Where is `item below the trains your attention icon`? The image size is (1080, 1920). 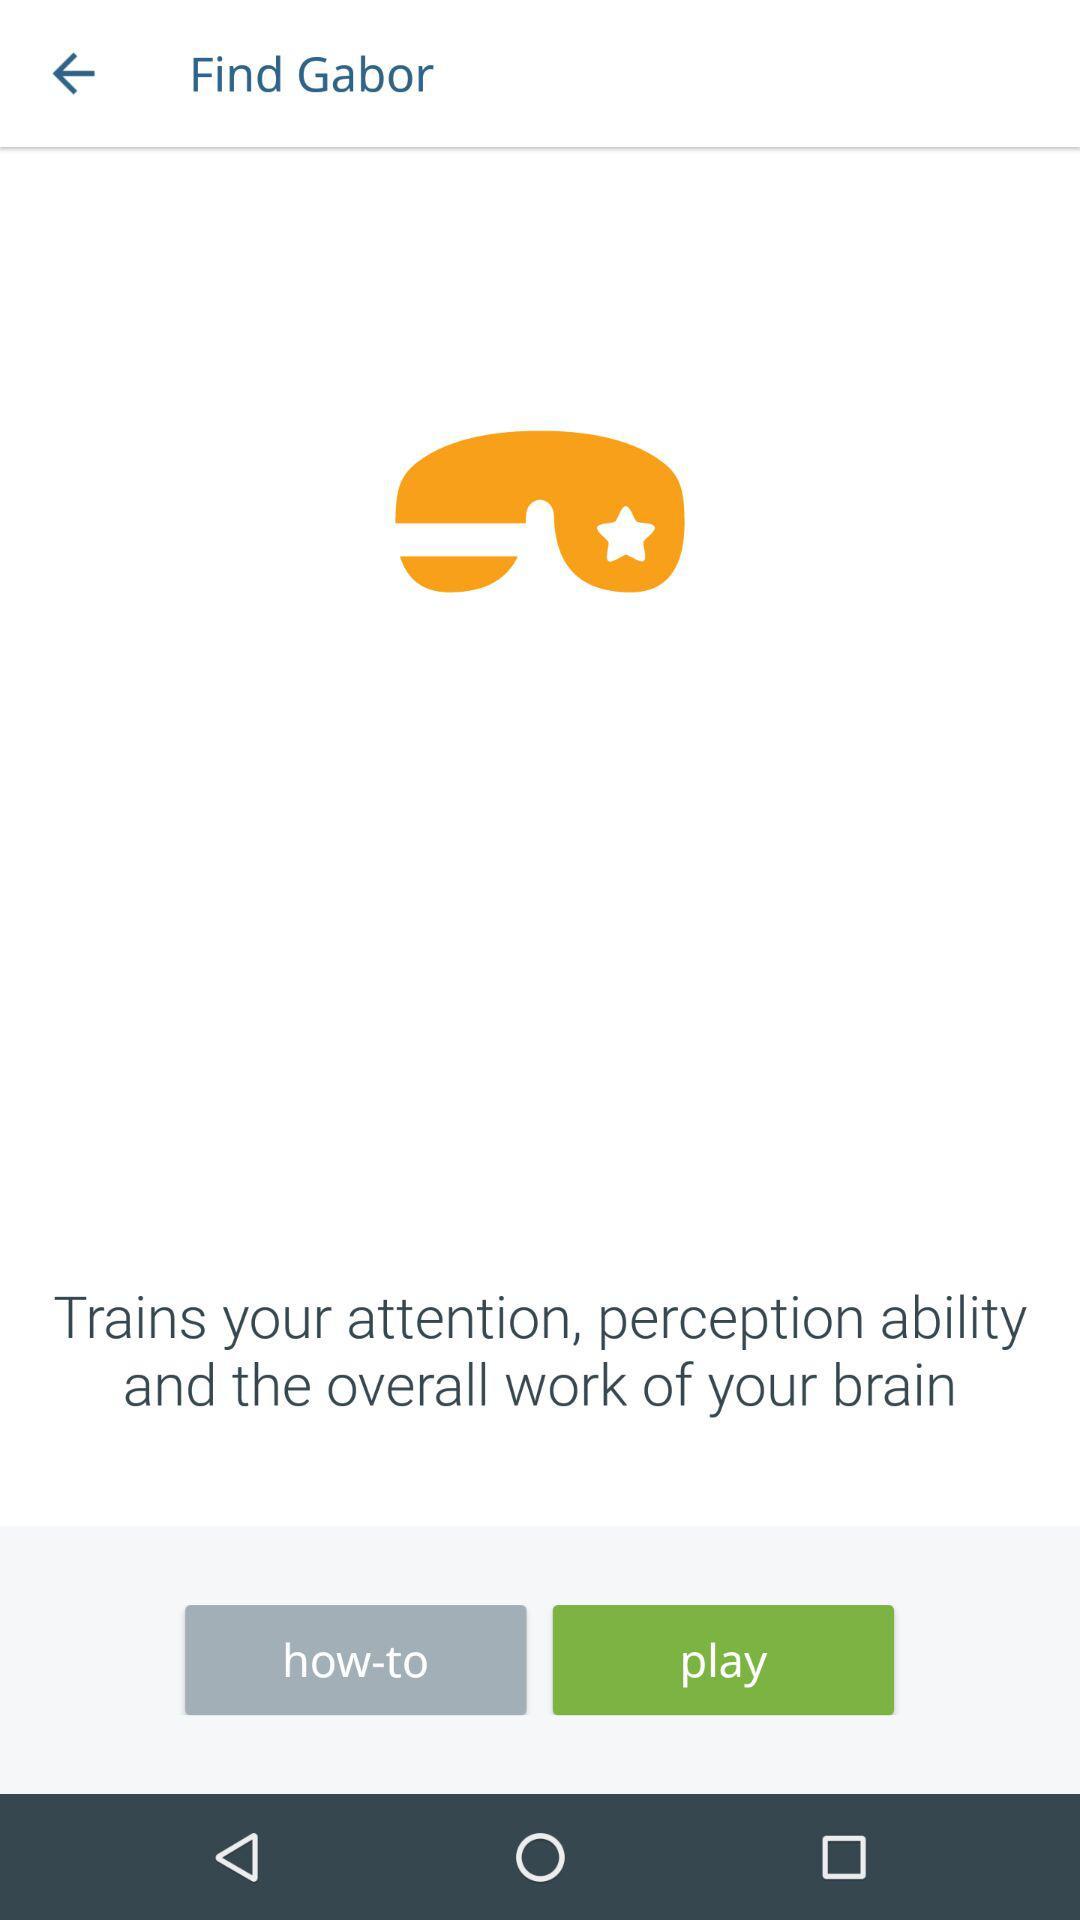
item below the trains your attention icon is located at coordinates (354, 1660).